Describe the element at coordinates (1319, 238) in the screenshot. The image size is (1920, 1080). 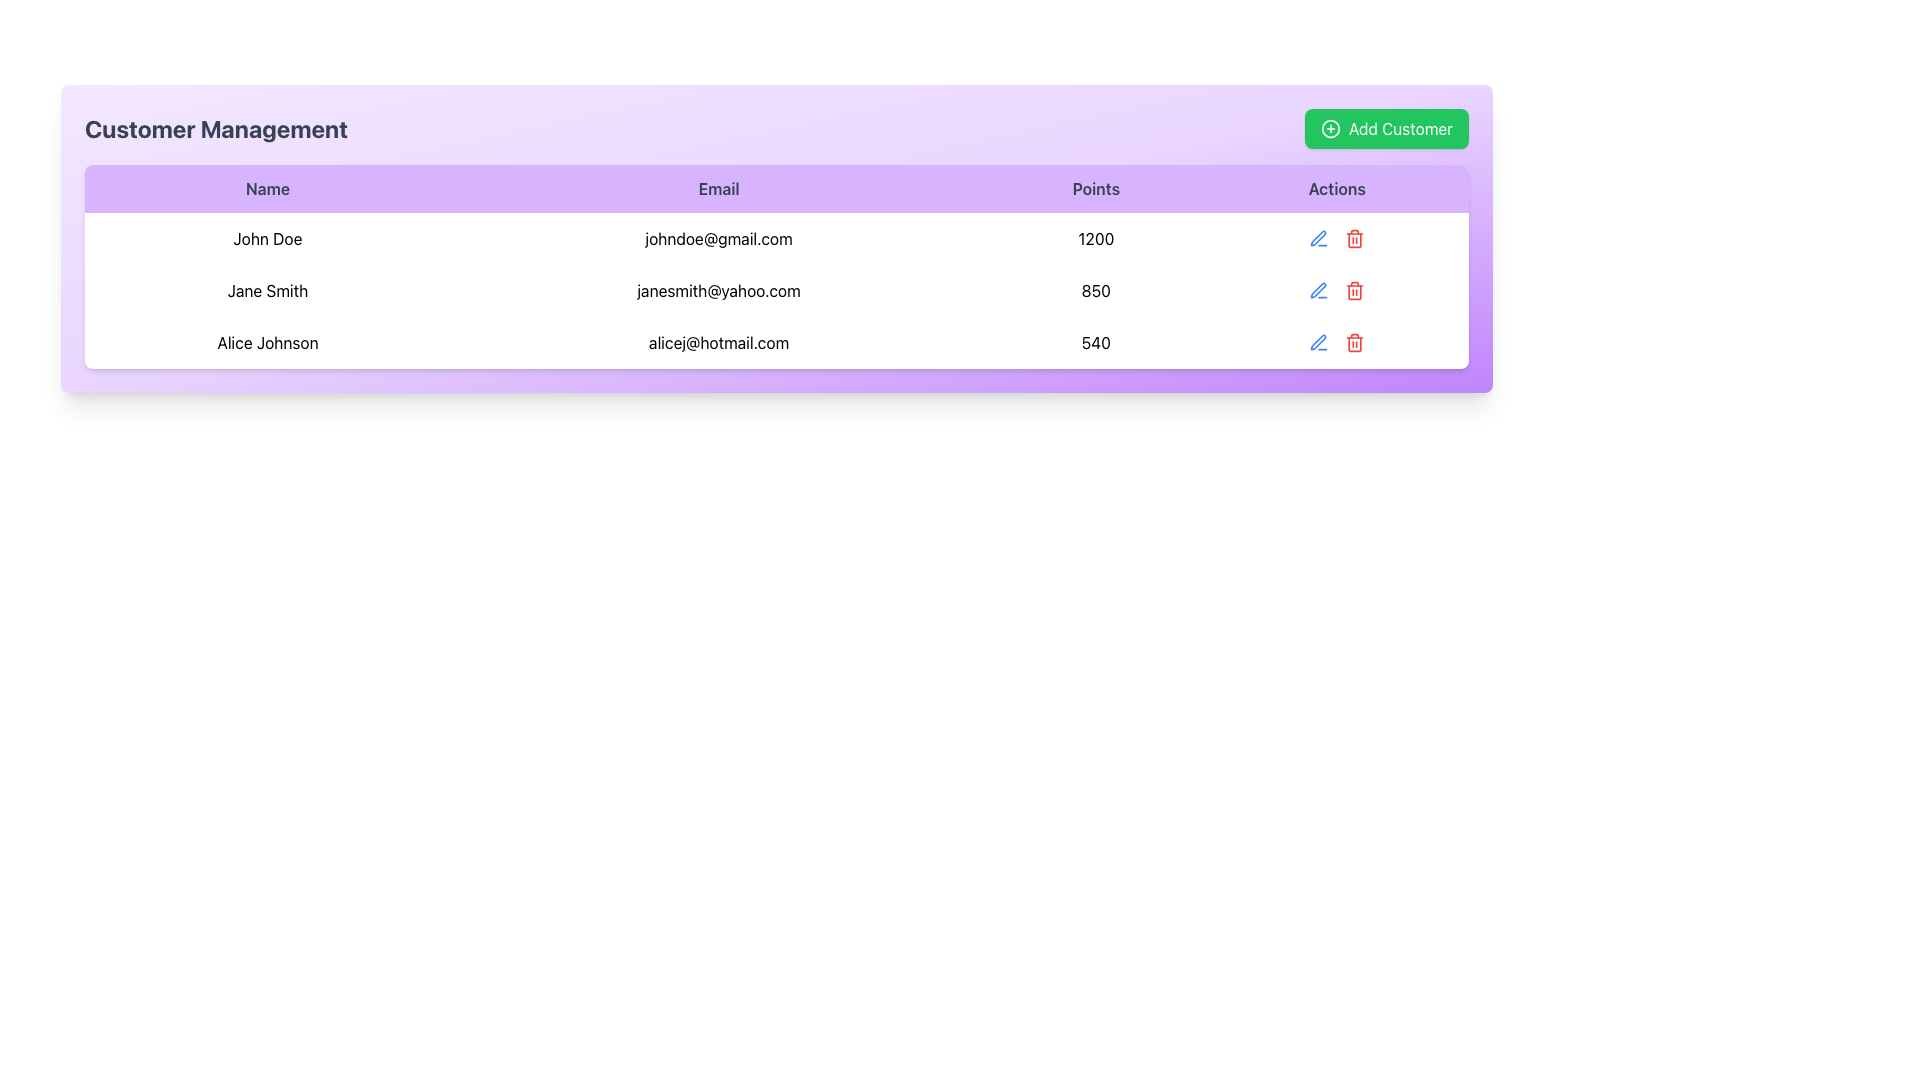
I see `the blue pen icon button located in the 'Actions' column for the first row representing 'John Doe'` at that location.